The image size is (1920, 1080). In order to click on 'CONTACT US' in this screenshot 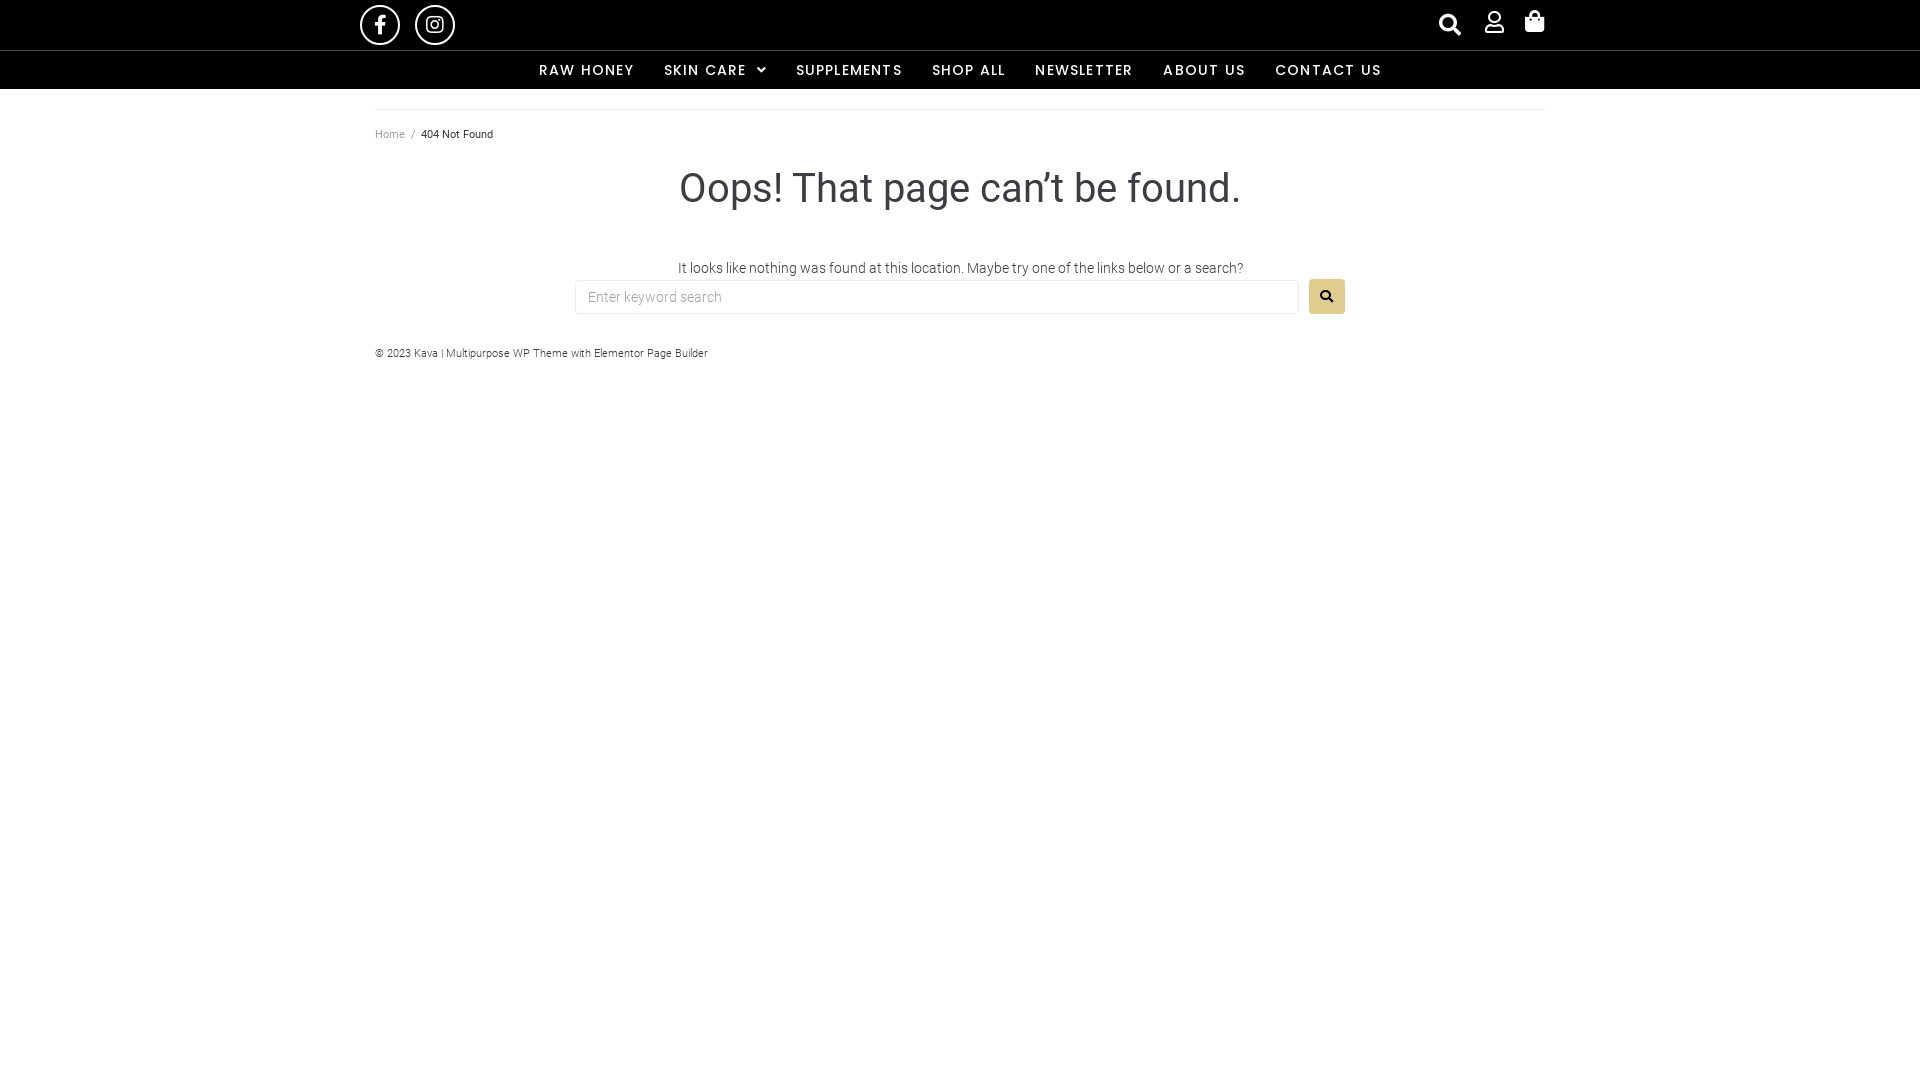, I will do `click(1328, 68)`.